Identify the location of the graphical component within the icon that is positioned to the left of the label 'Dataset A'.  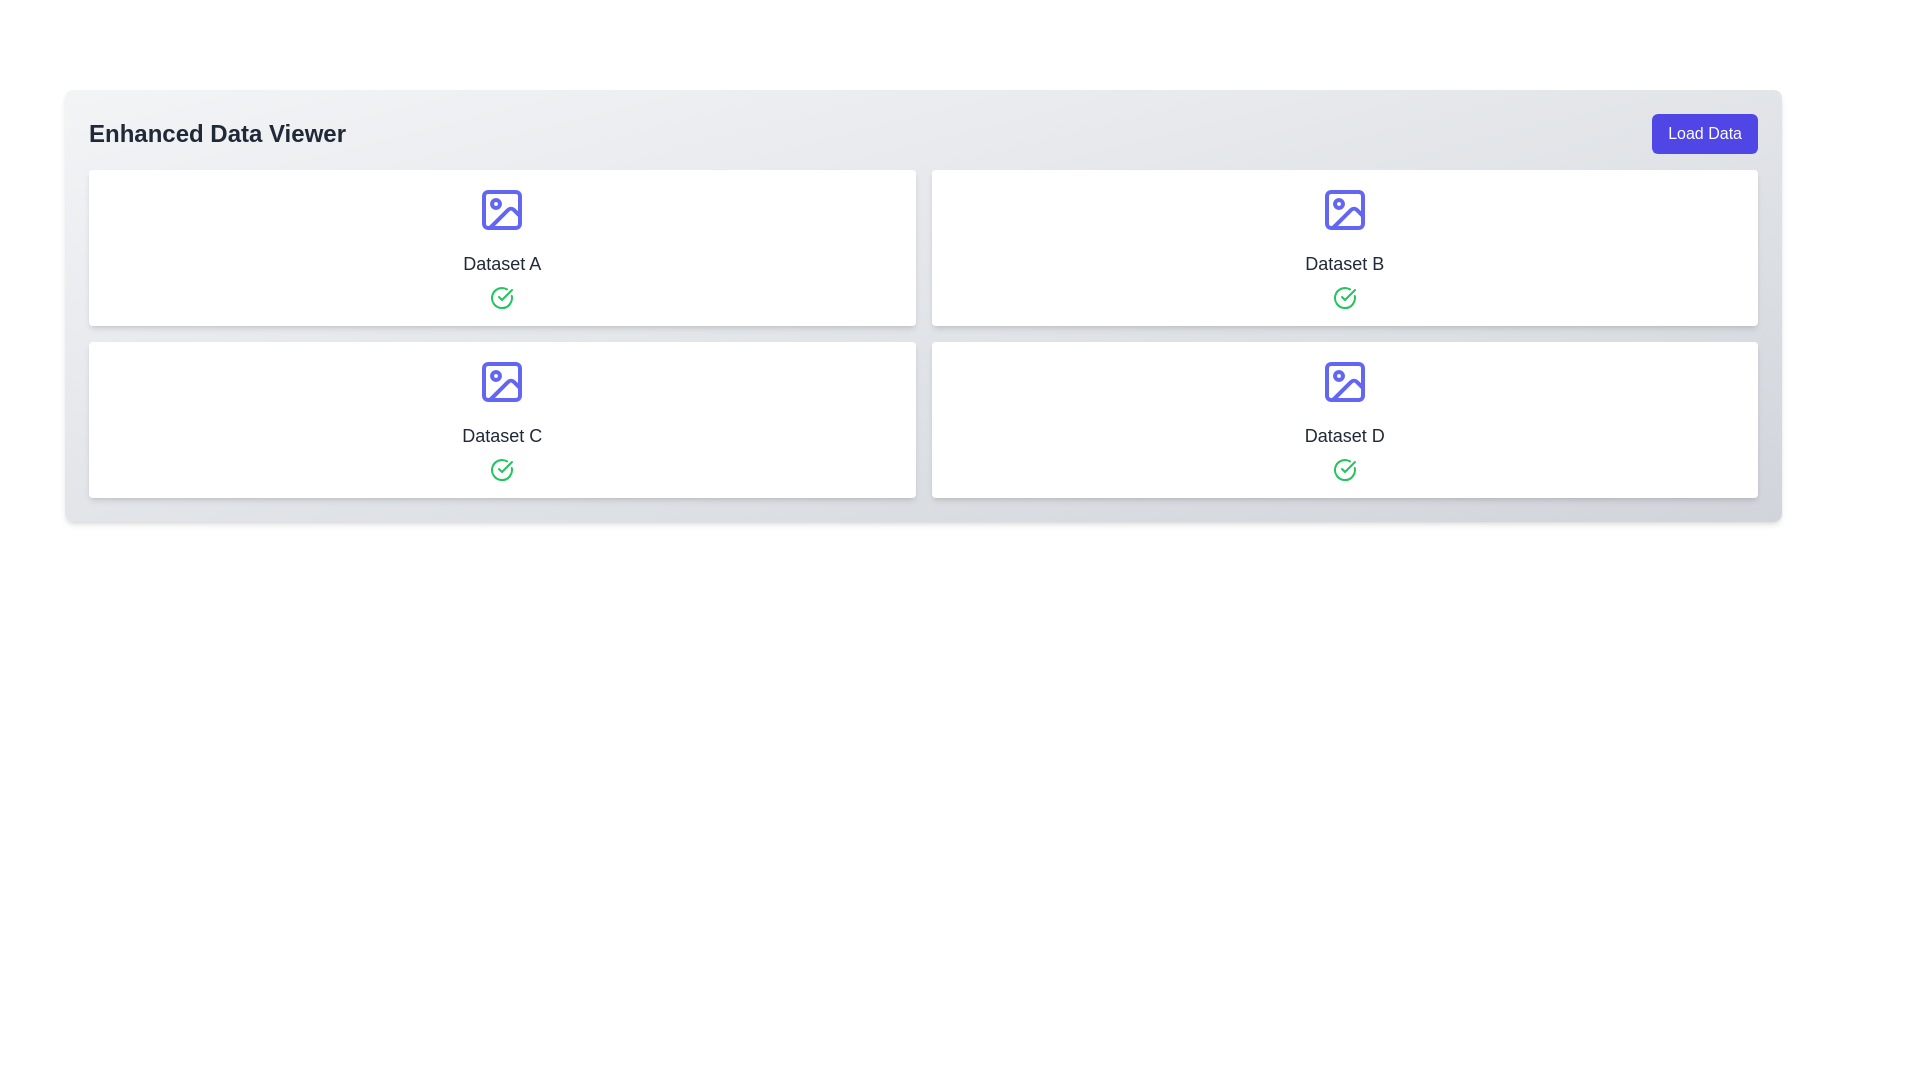
(502, 209).